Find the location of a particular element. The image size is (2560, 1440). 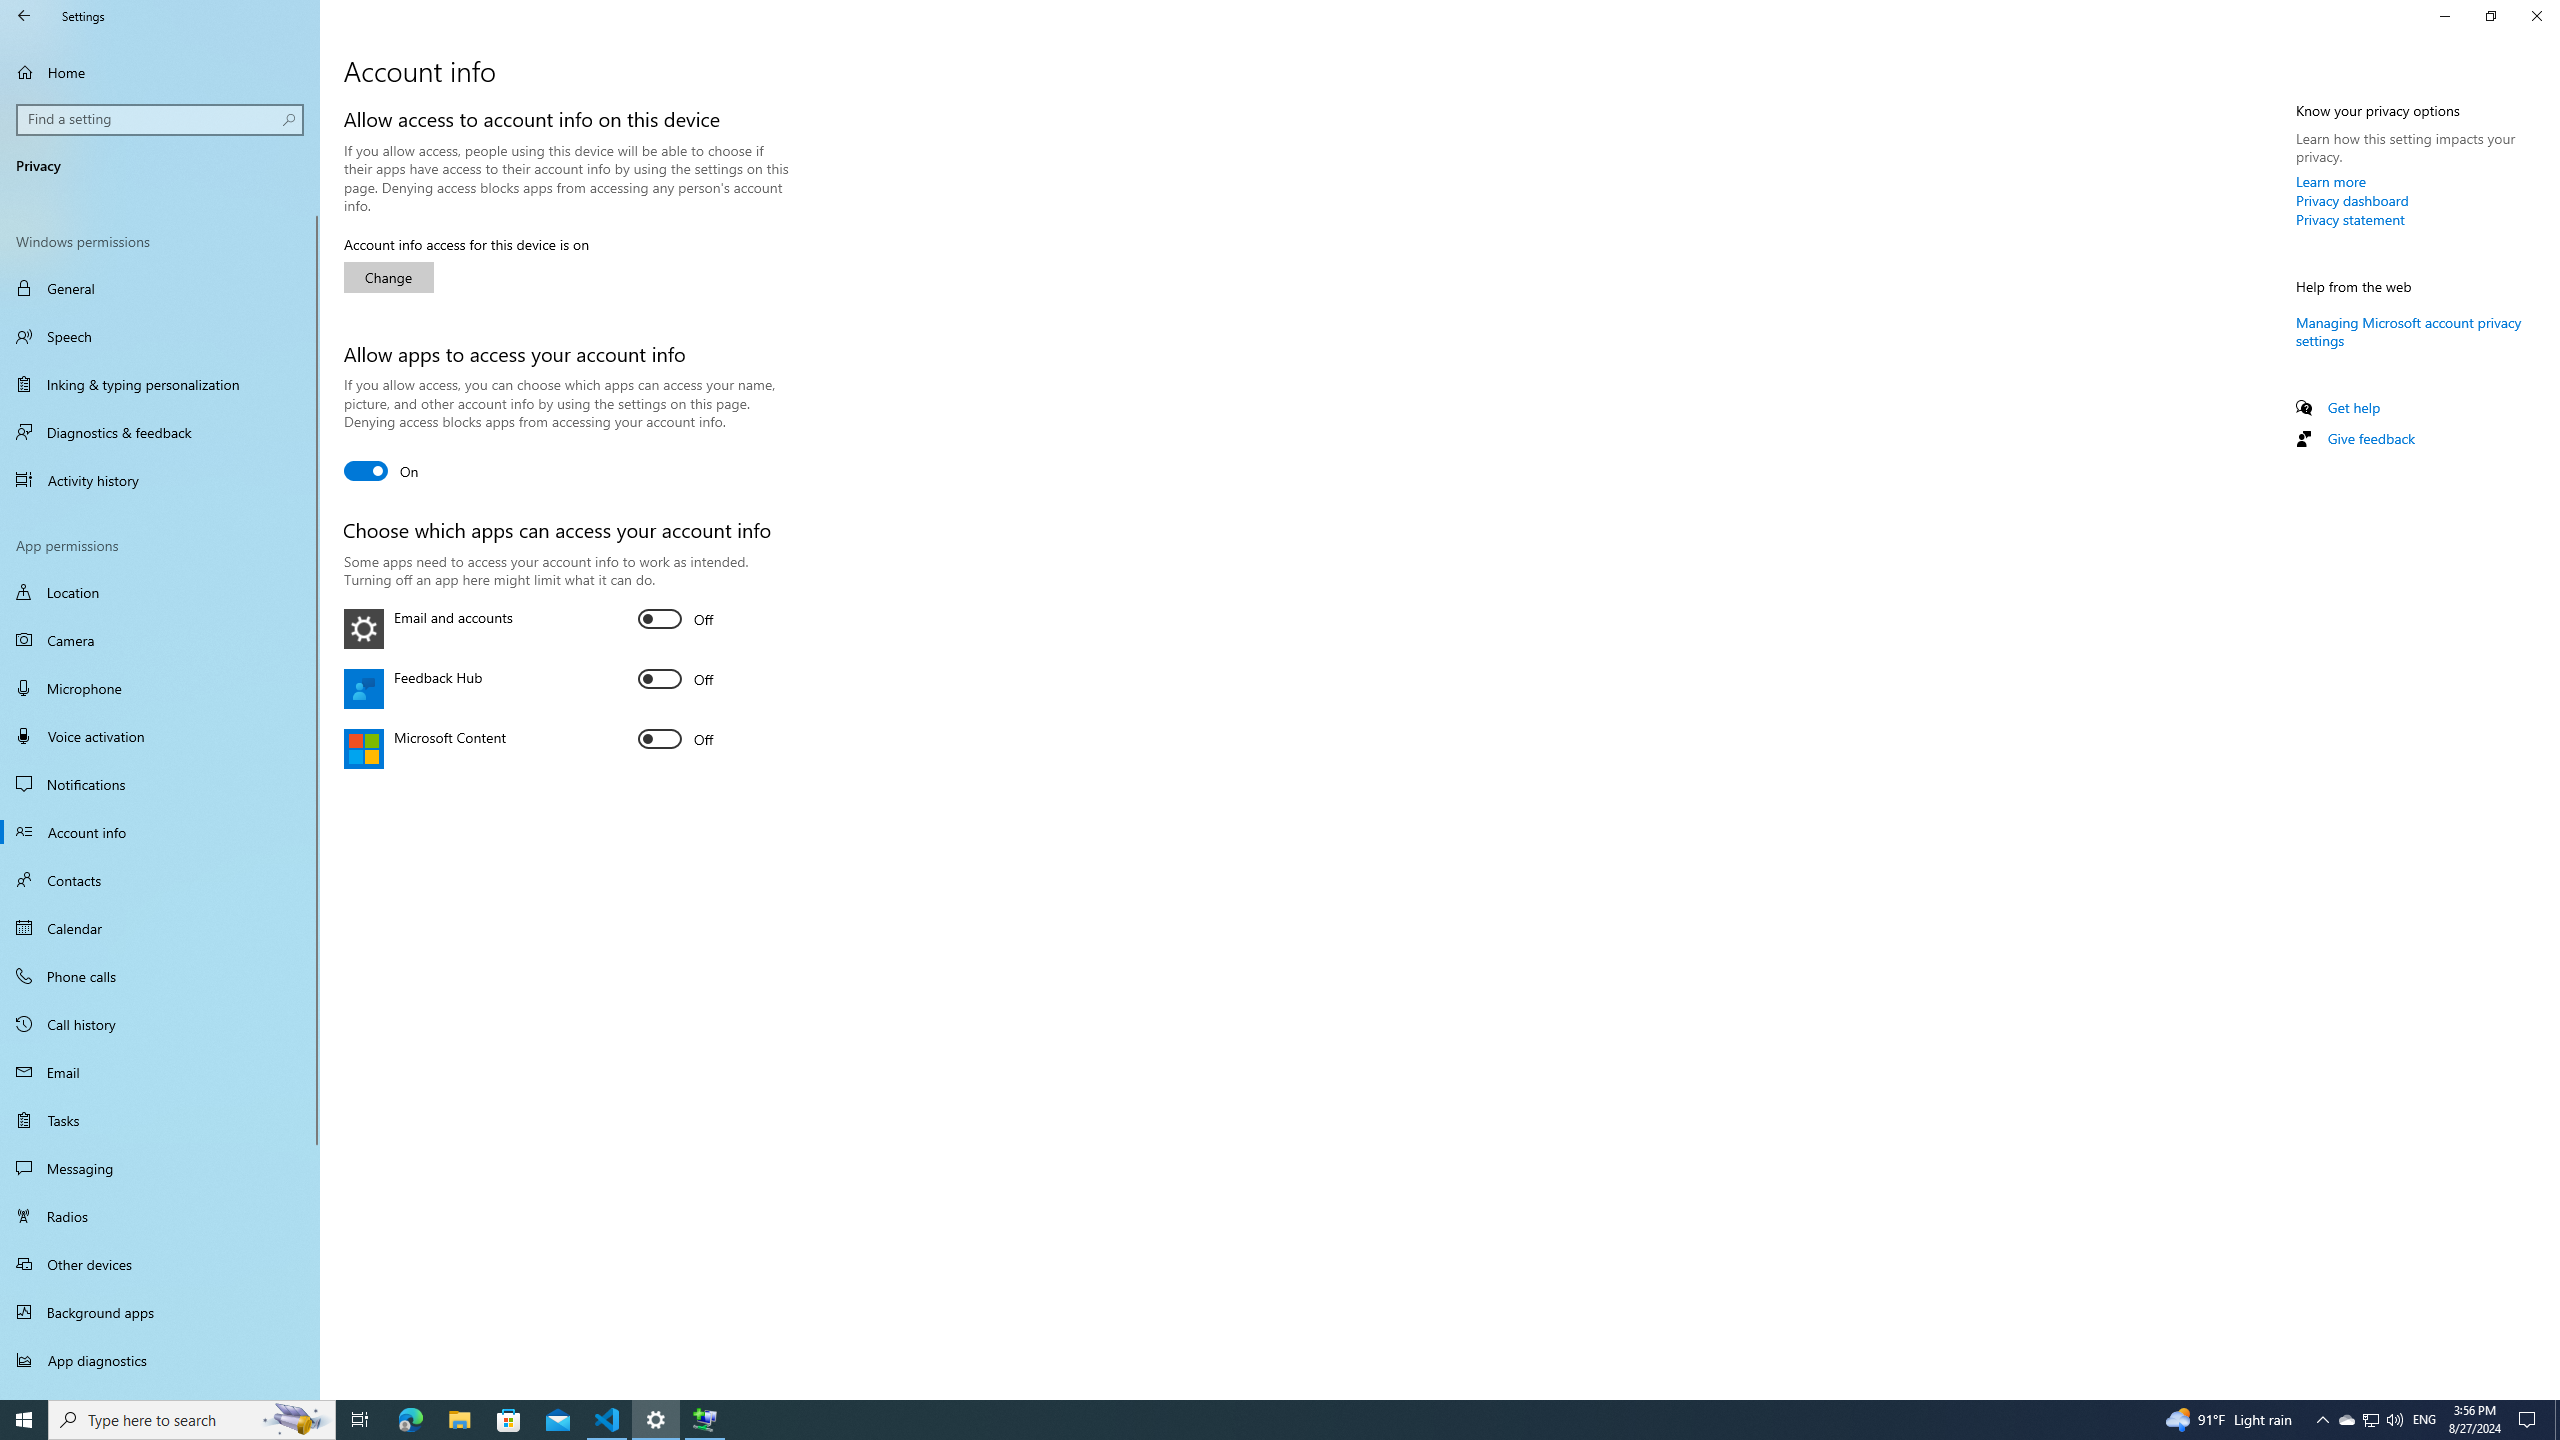

'Voice activation' is located at coordinates (159, 735).